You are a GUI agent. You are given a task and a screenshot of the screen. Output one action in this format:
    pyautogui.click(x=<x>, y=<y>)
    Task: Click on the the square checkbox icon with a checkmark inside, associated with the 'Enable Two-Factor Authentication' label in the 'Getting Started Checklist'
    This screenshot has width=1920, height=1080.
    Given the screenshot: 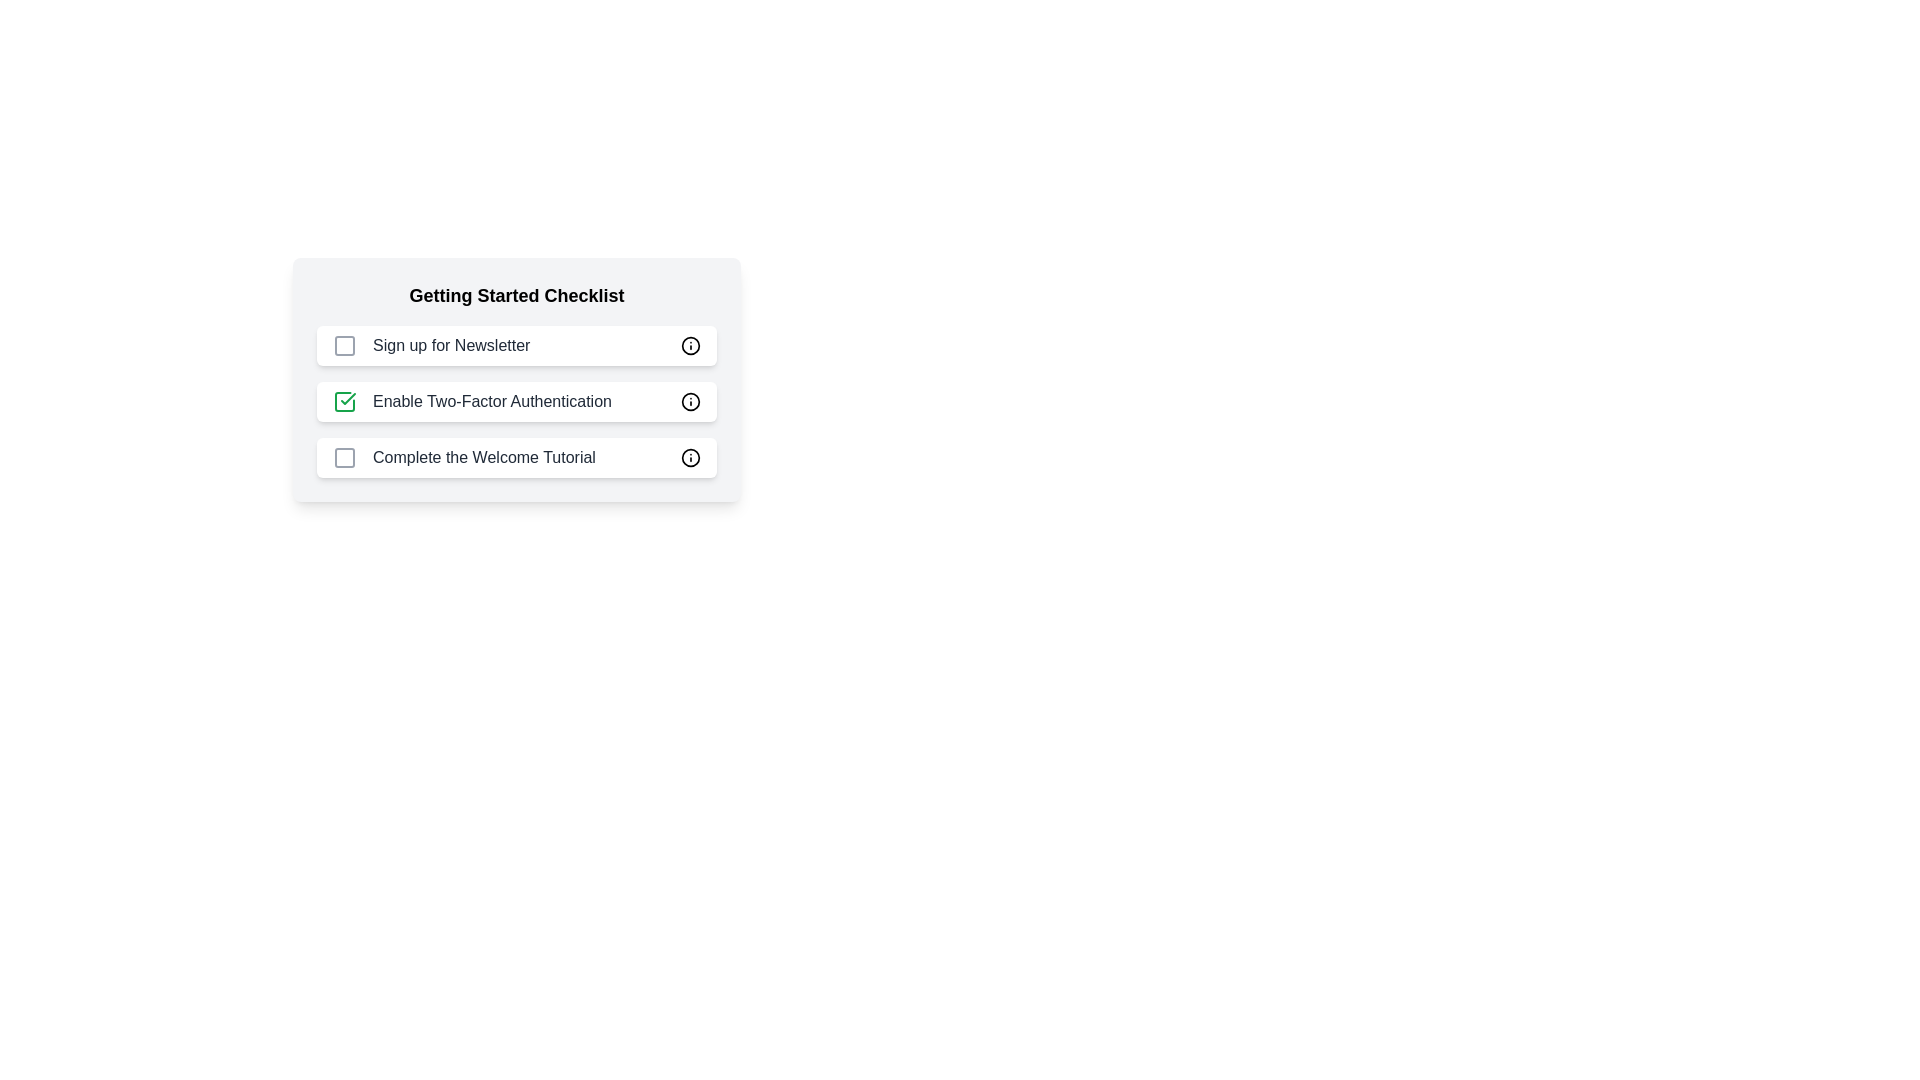 What is the action you would take?
    pyautogui.click(x=345, y=401)
    